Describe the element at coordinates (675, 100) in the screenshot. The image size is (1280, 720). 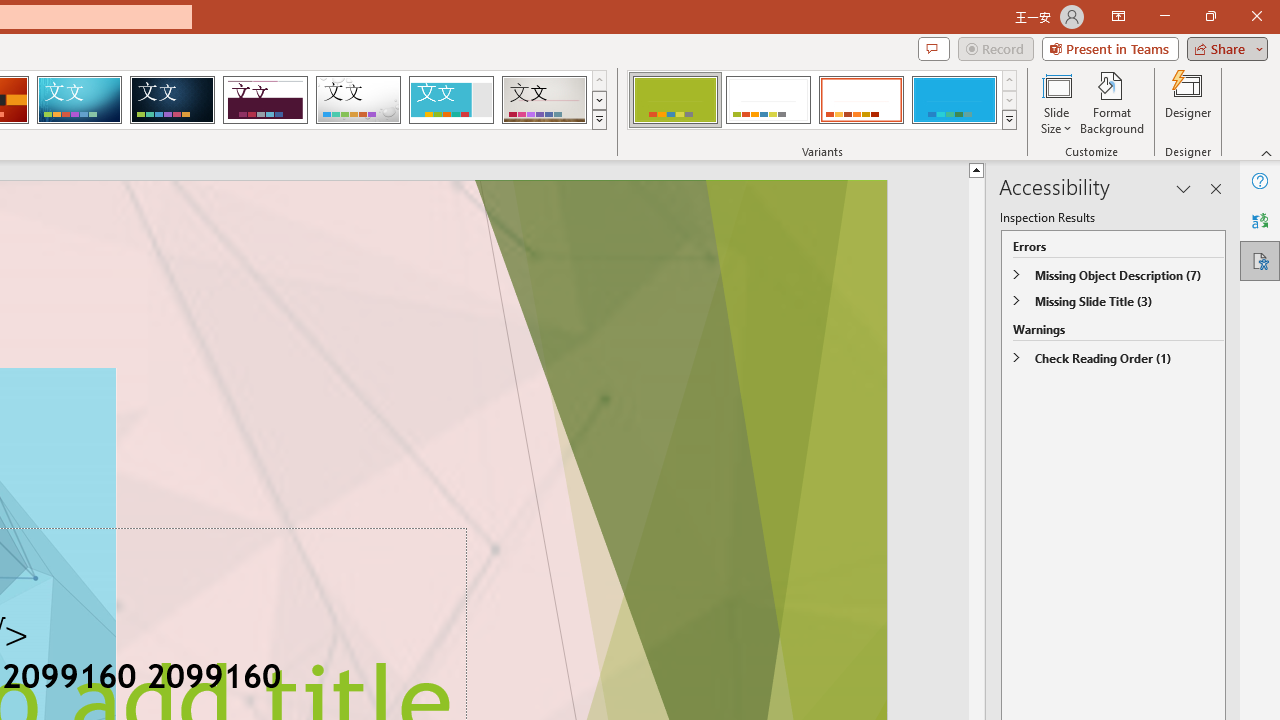
I see `'Basis Variant 1'` at that location.